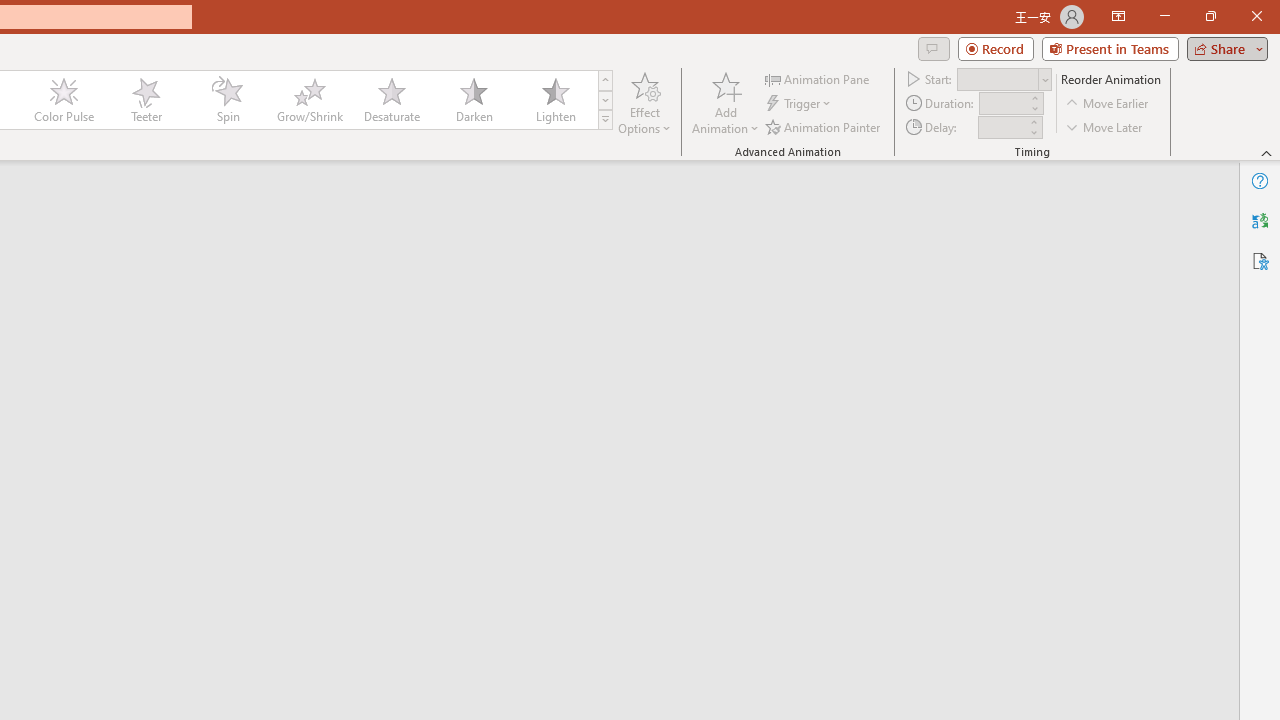 Image resolution: width=1280 pixels, height=720 pixels. Describe the element at coordinates (1104, 127) in the screenshot. I see `'Move Later'` at that location.